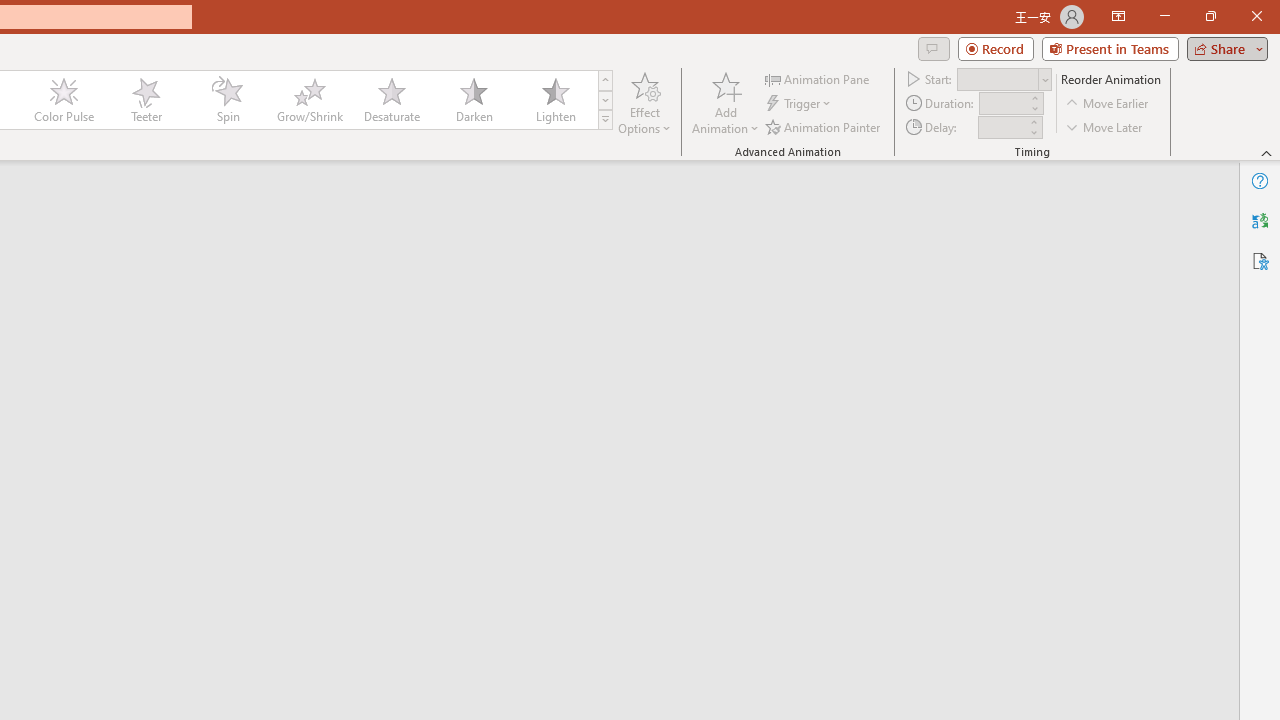 Image resolution: width=1280 pixels, height=720 pixels. Describe the element at coordinates (1104, 127) in the screenshot. I see `'Move Later'` at that location.